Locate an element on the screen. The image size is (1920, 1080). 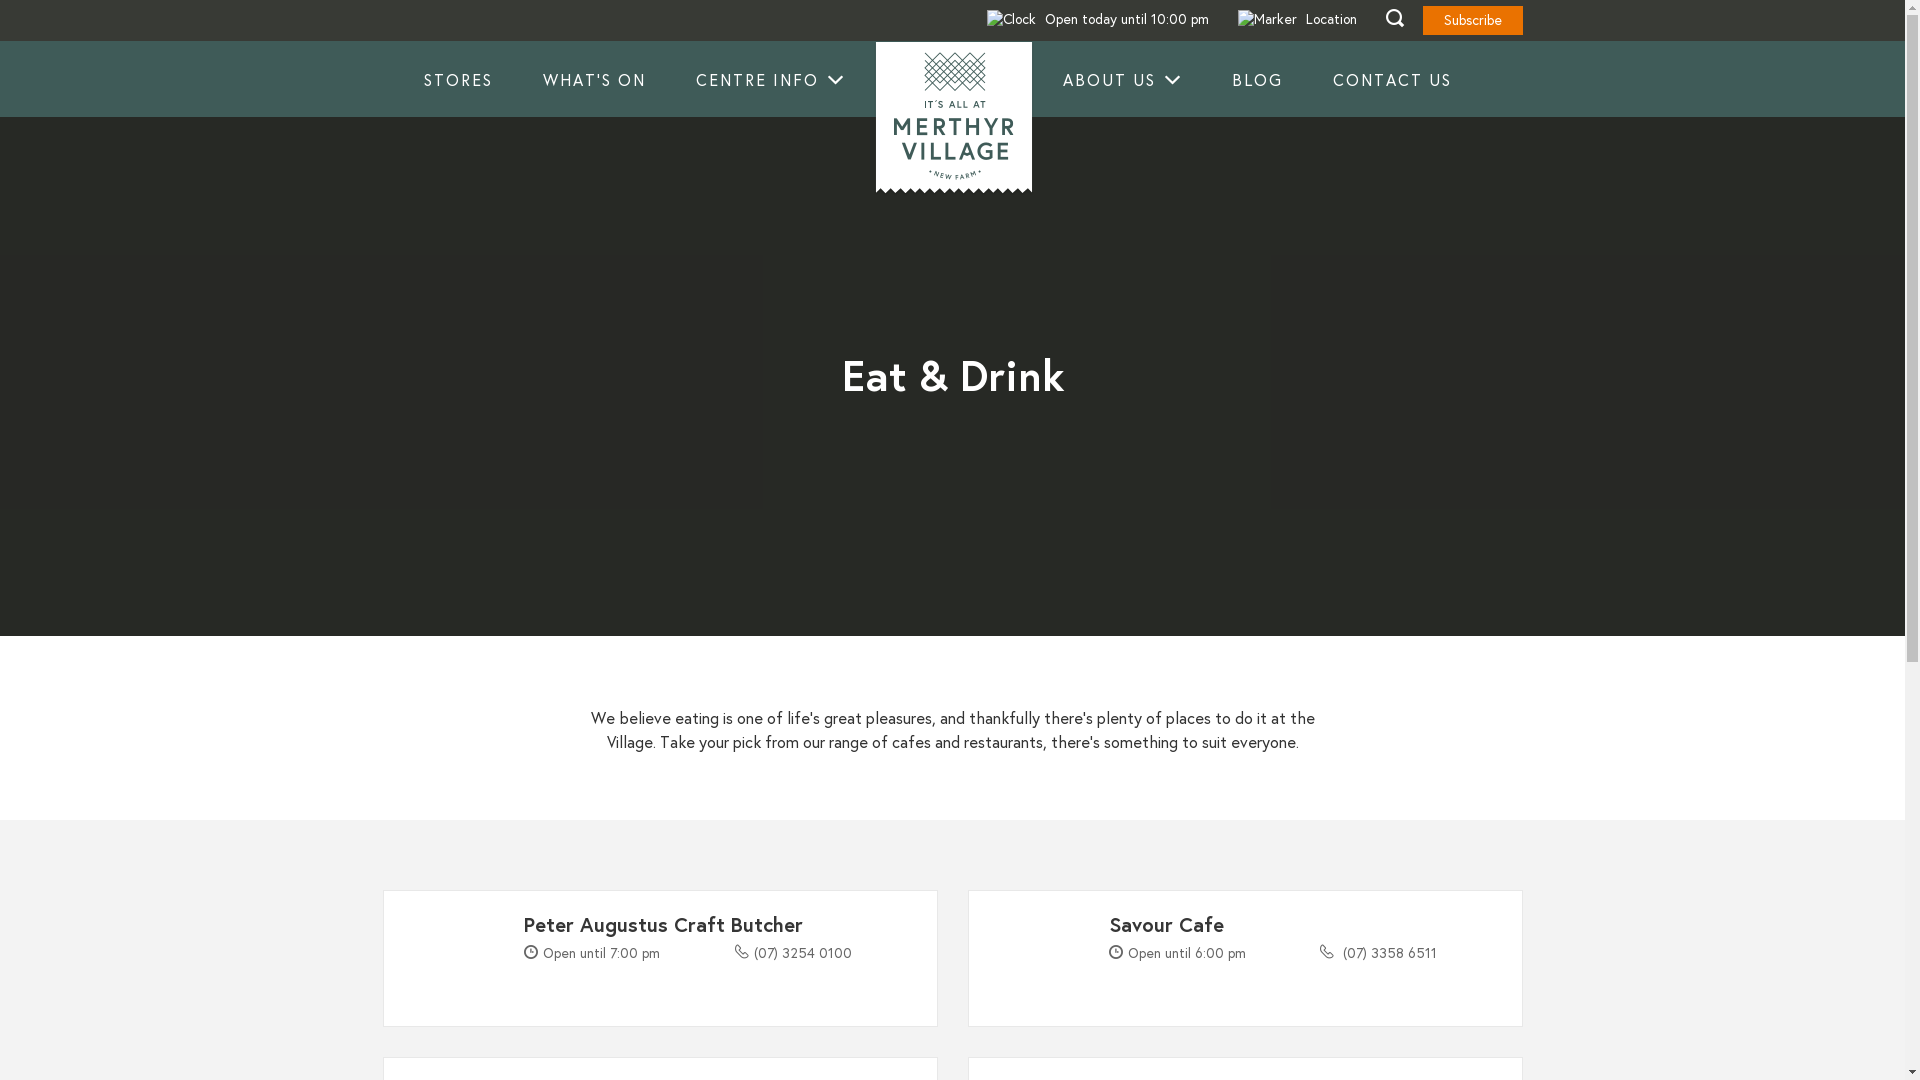
'CENTRE INFO' is located at coordinates (696, 79).